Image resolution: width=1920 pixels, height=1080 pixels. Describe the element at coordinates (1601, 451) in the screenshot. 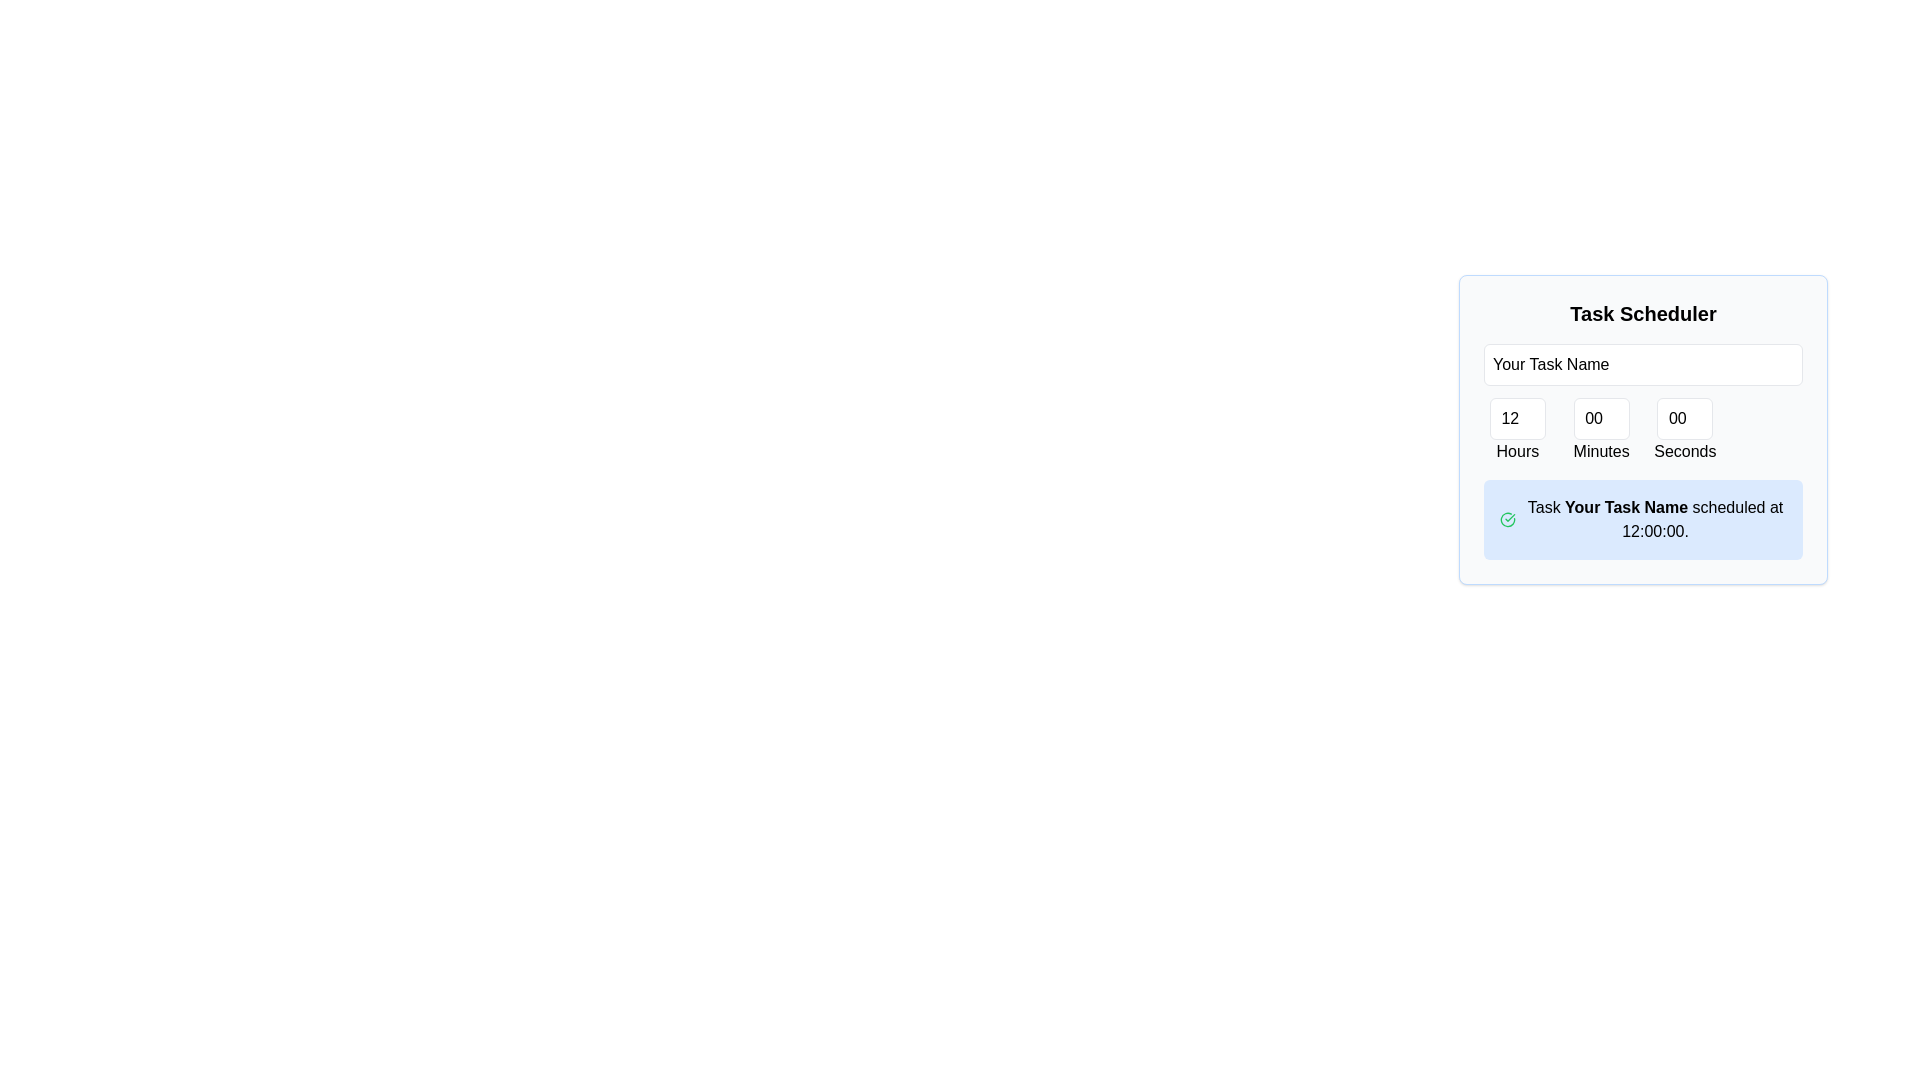

I see `the label that identifies the input field for minutes, located directly below the numeric input field labeled '00'` at that location.